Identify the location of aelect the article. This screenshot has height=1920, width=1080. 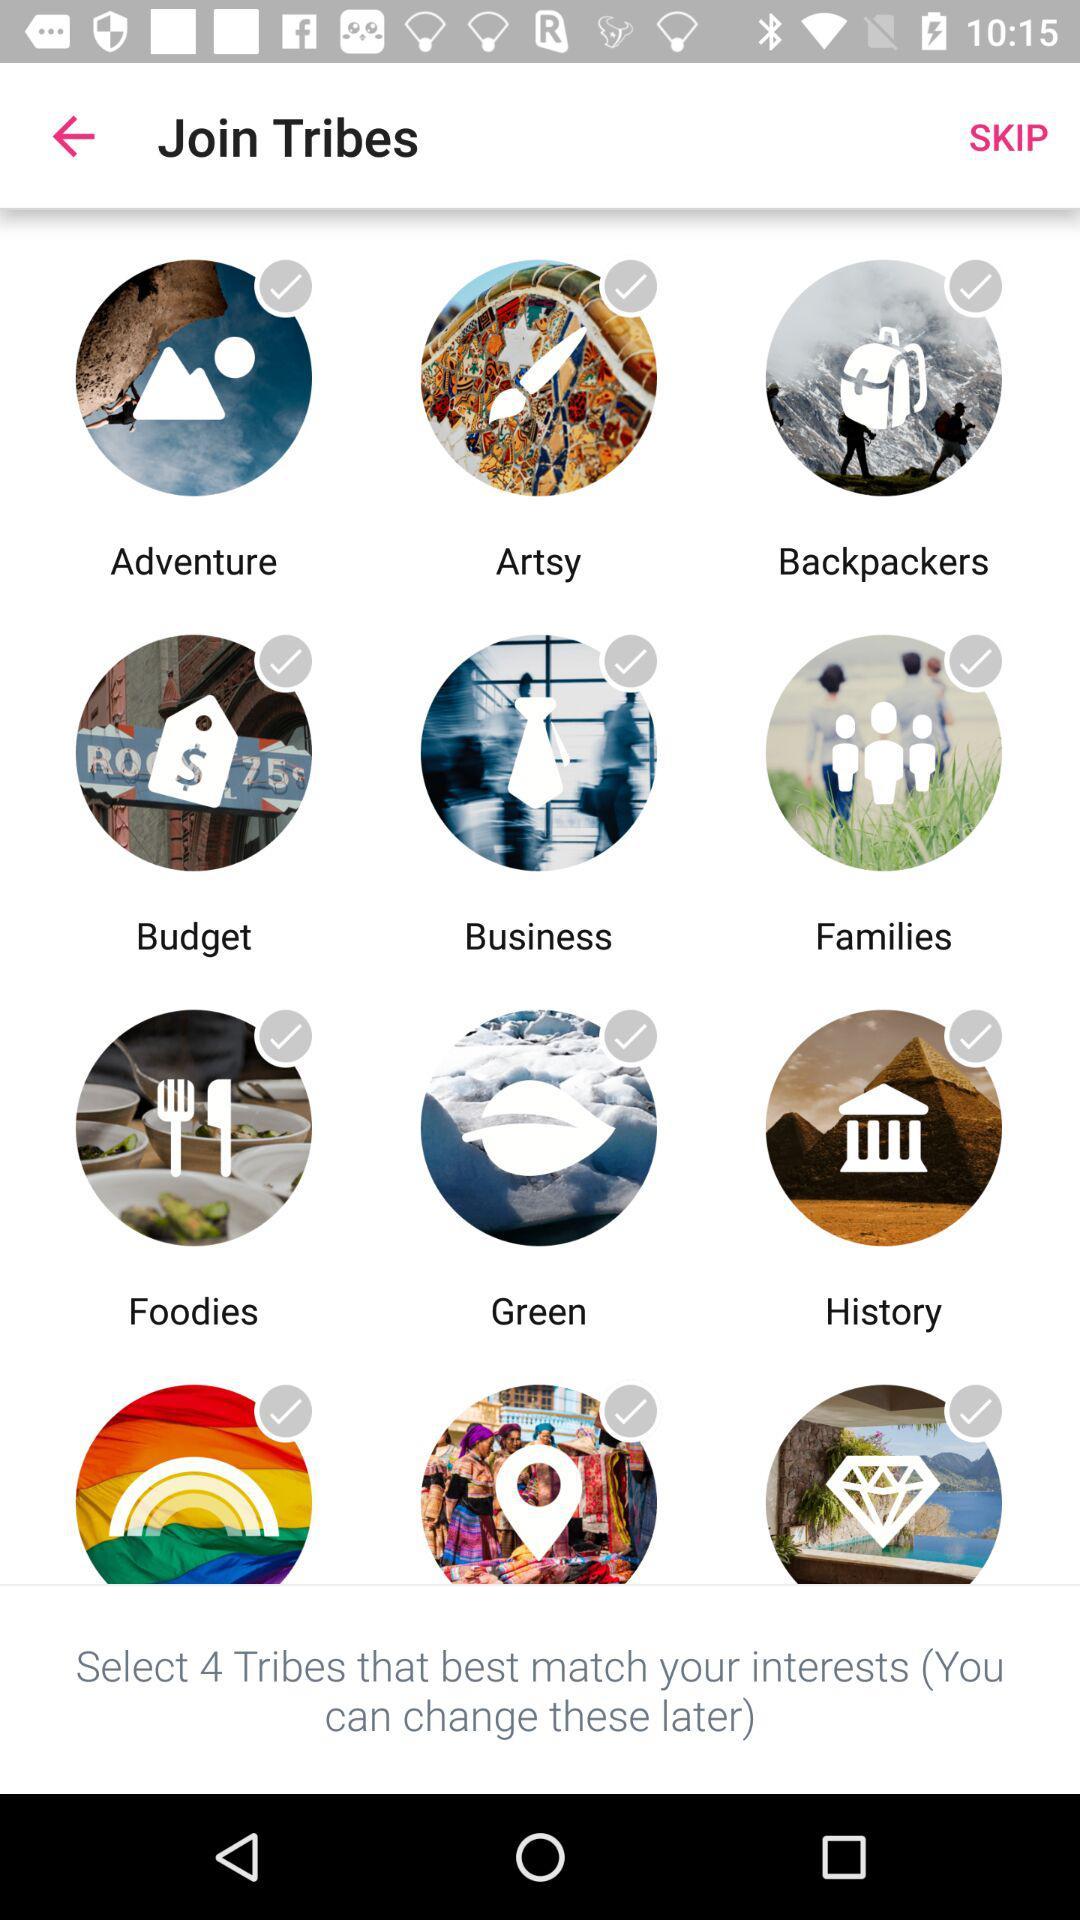
(193, 746).